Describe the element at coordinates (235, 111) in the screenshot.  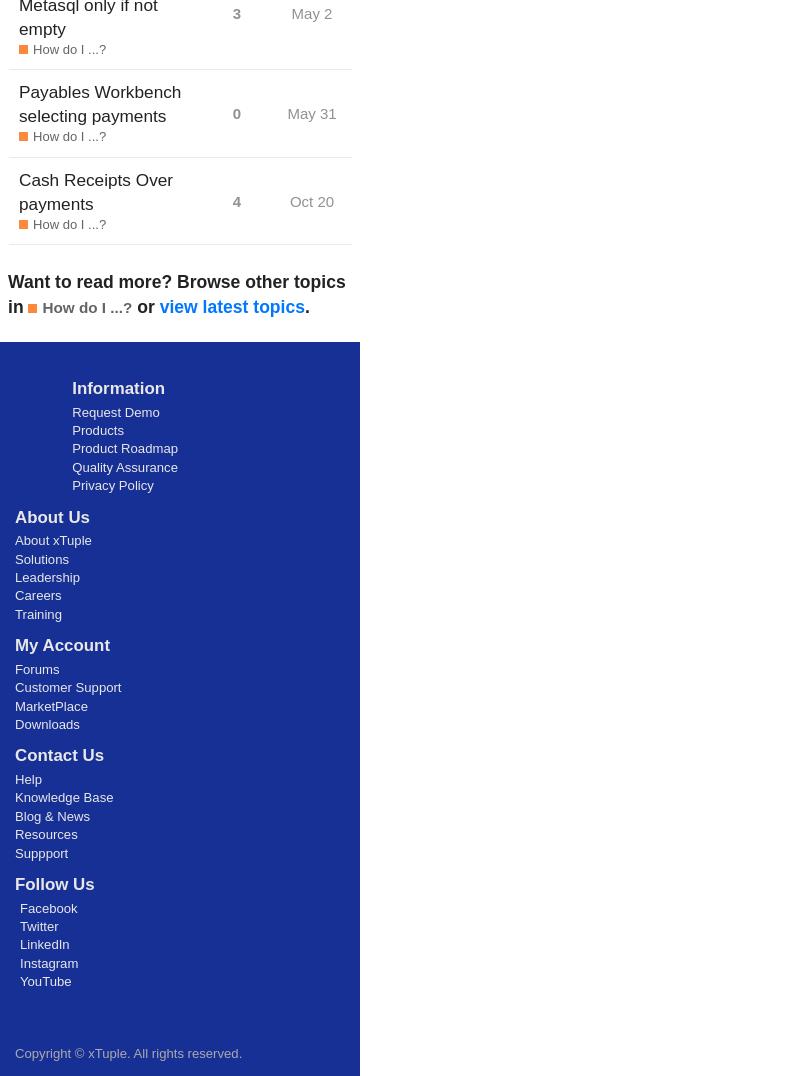
I see `'0'` at that location.